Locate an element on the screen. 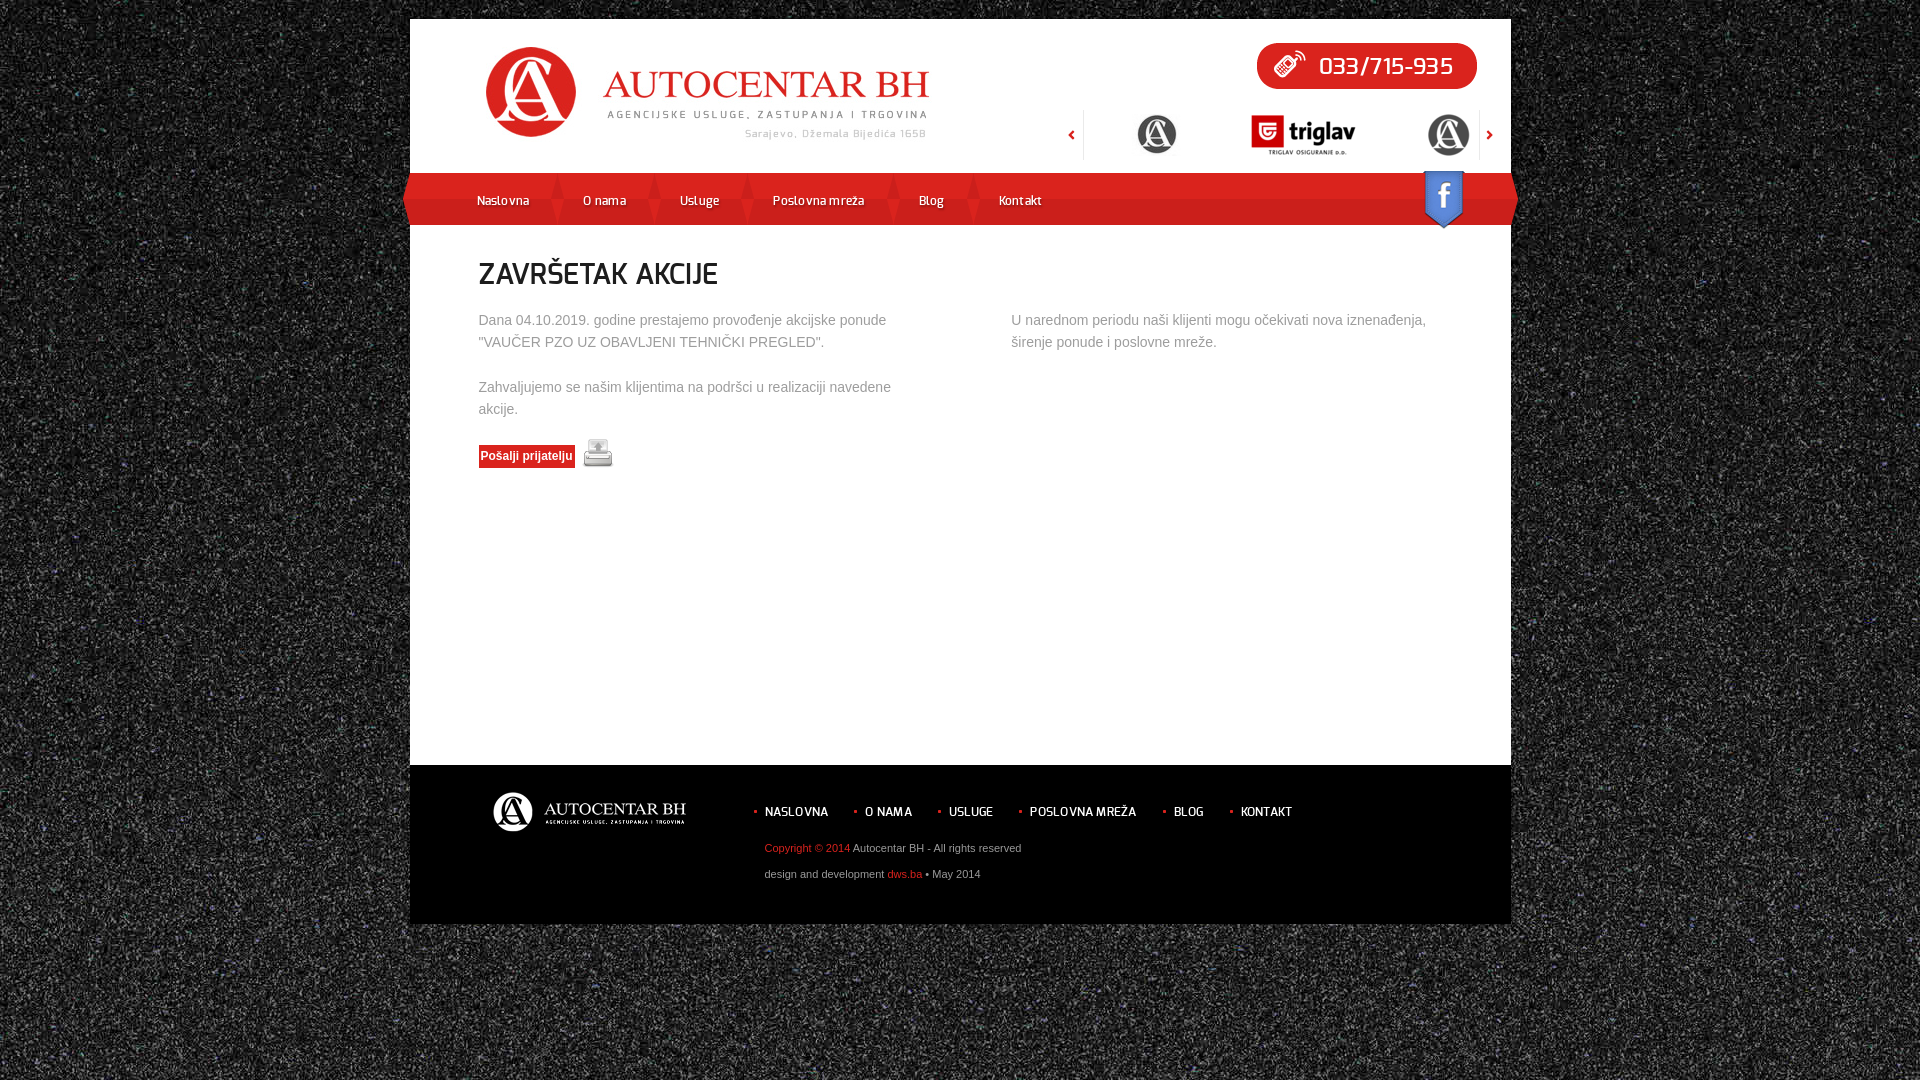 The image size is (1920, 1080). 'O NAMA' is located at coordinates (887, 811).